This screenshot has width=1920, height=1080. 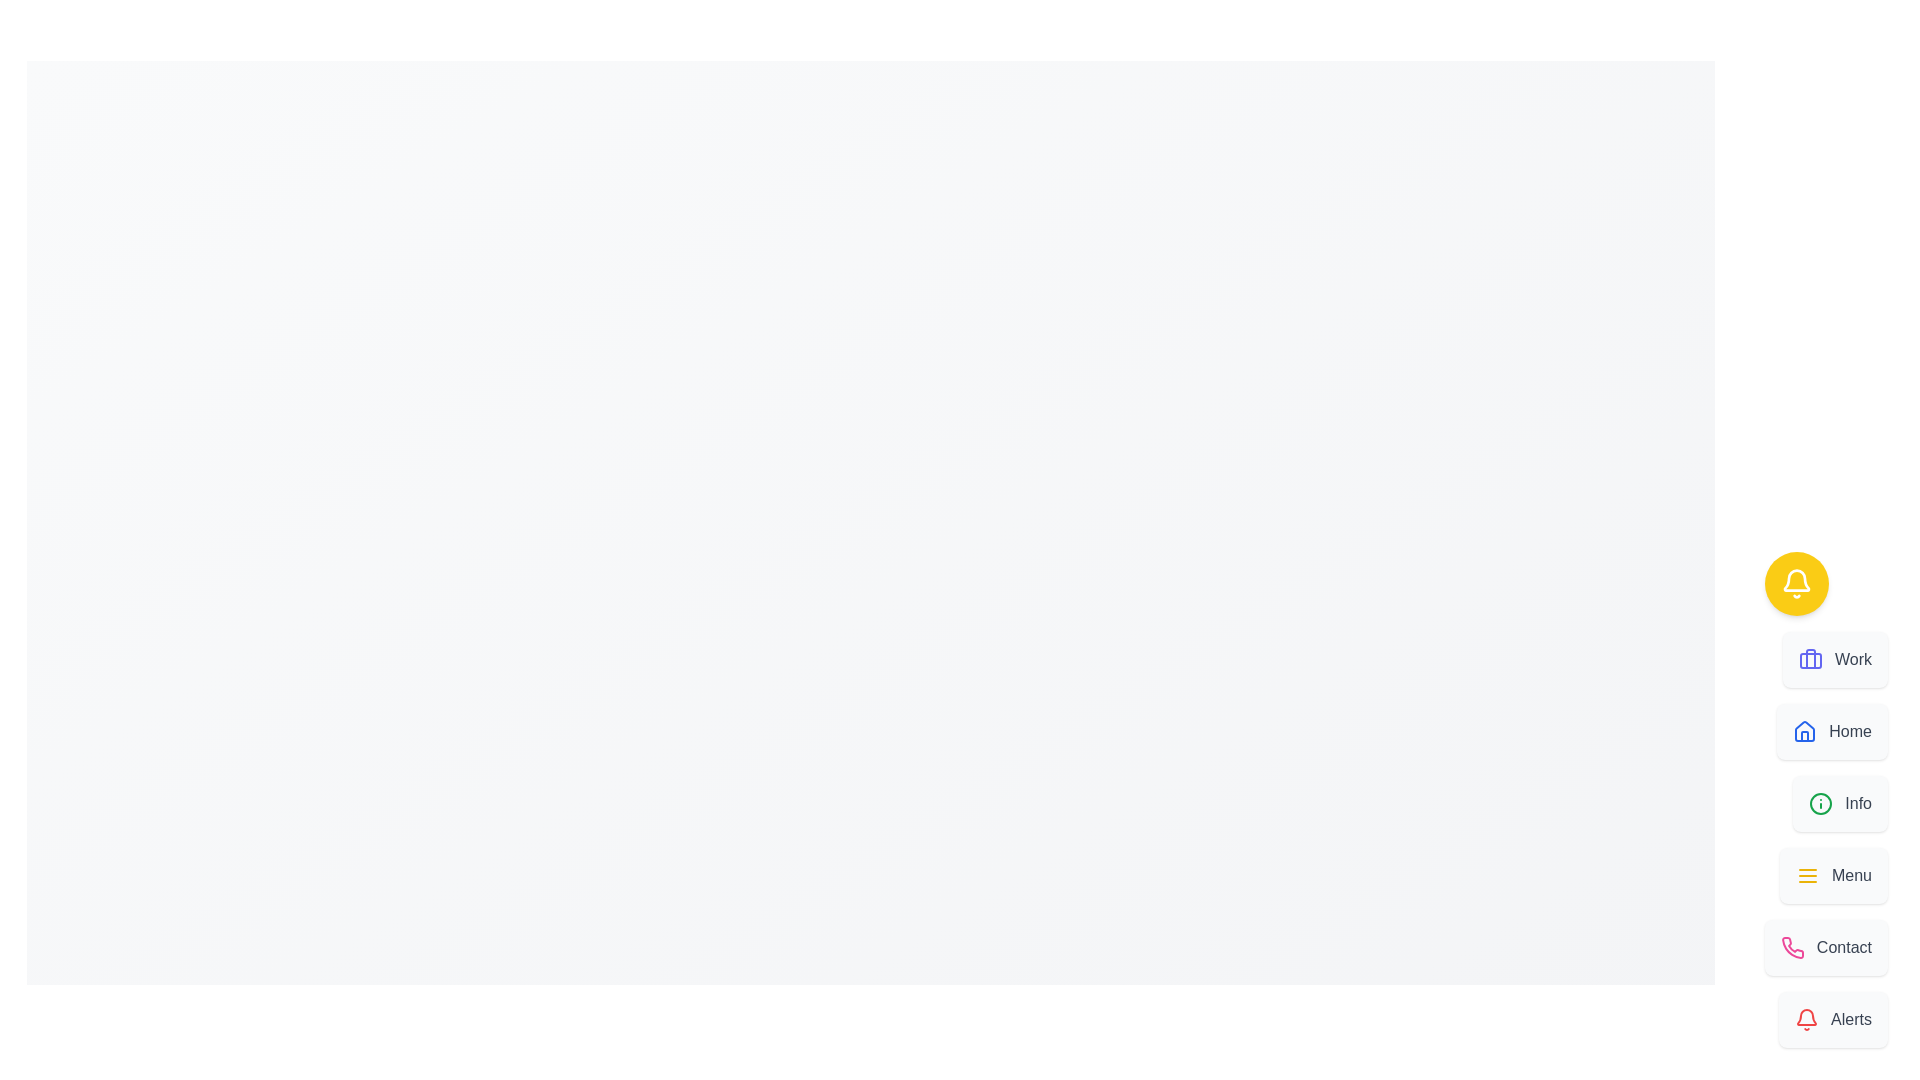 I want to click on the option Contact from the Speed Dial menu, so click(x=1826, y=947).